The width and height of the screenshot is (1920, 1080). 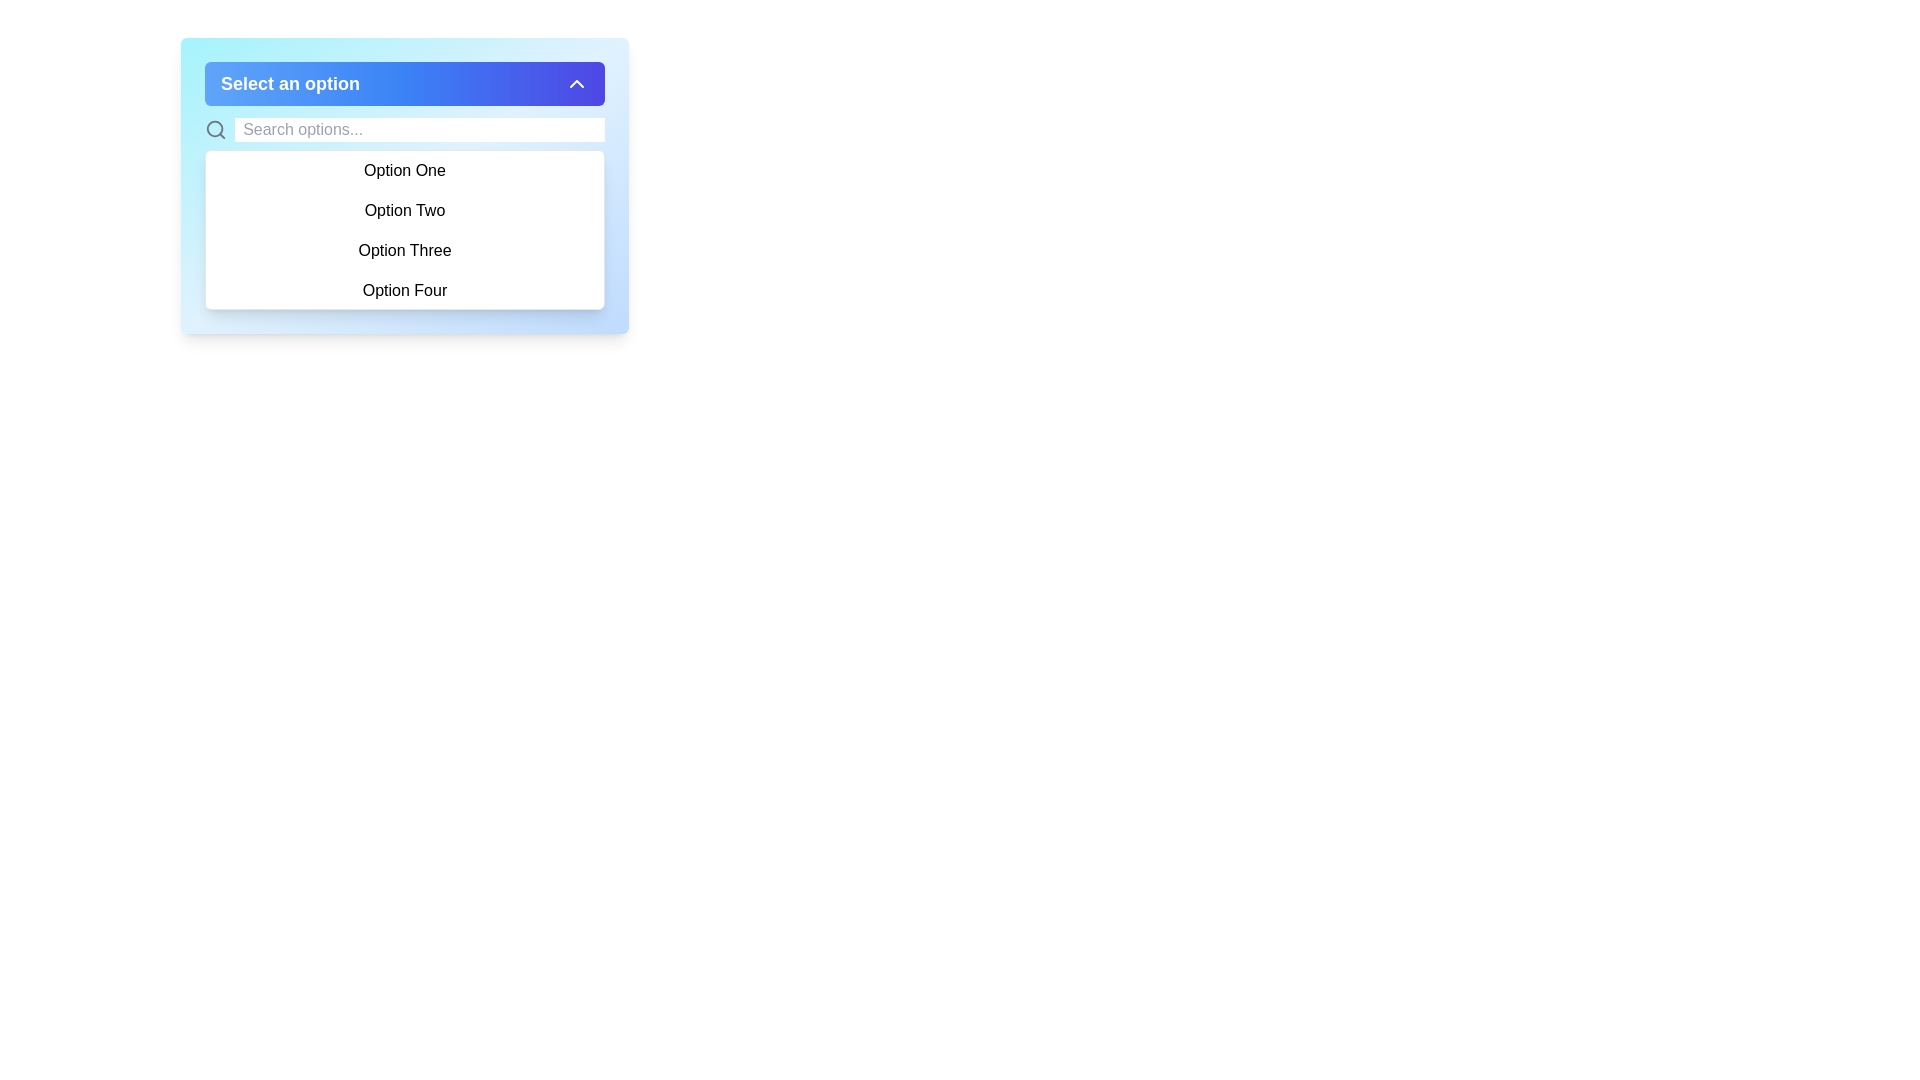 What do you see at coordinates (403, 213) in the screenshot?
I see `the option in the dropdown menu labeled 'Option One', 'Option Two', 'Option Three', or 'Option Four'` at bounding box center [403, 213].